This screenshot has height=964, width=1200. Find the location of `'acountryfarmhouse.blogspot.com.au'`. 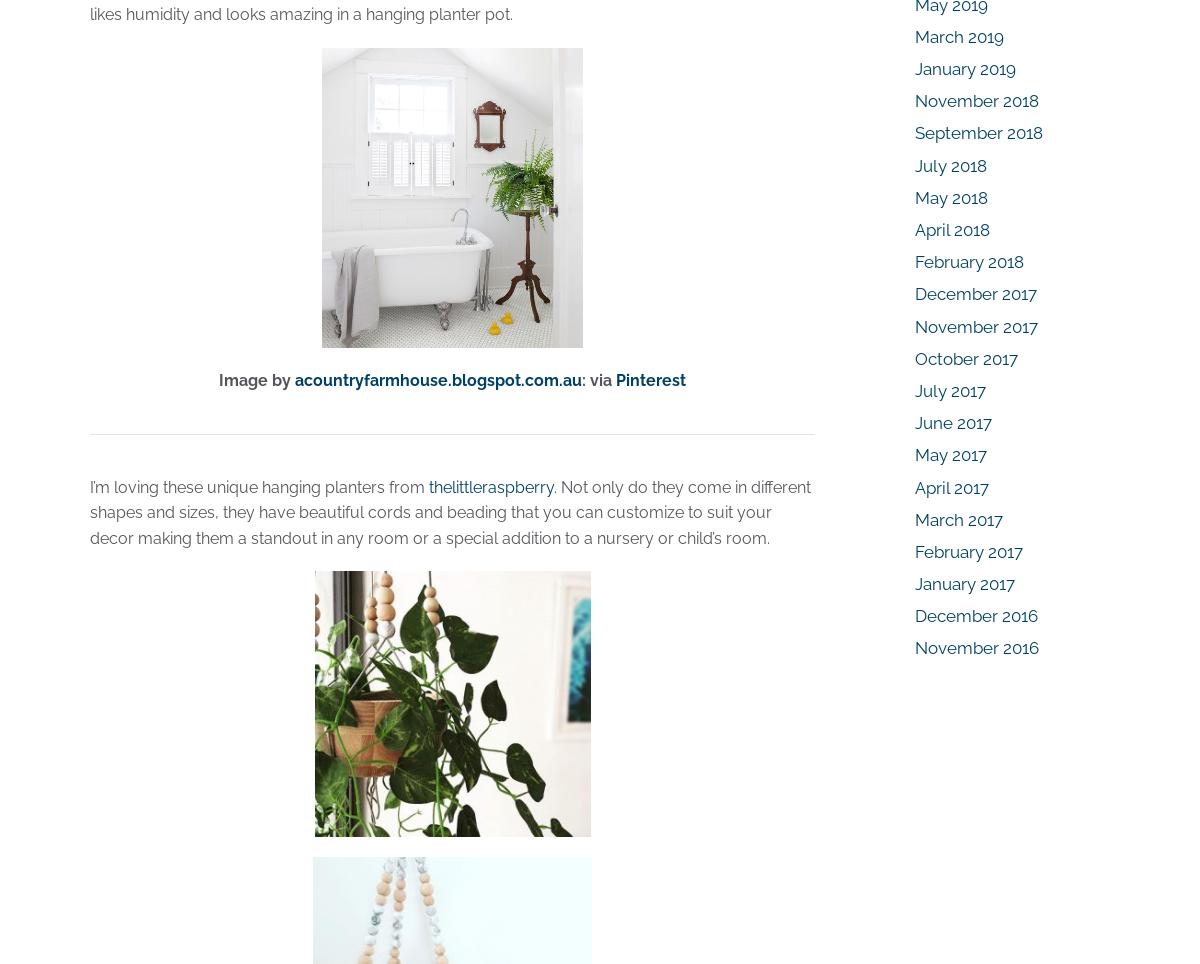

'acountryfarmhouse.blogspot.com.au' is located at coordinates (438, 380).